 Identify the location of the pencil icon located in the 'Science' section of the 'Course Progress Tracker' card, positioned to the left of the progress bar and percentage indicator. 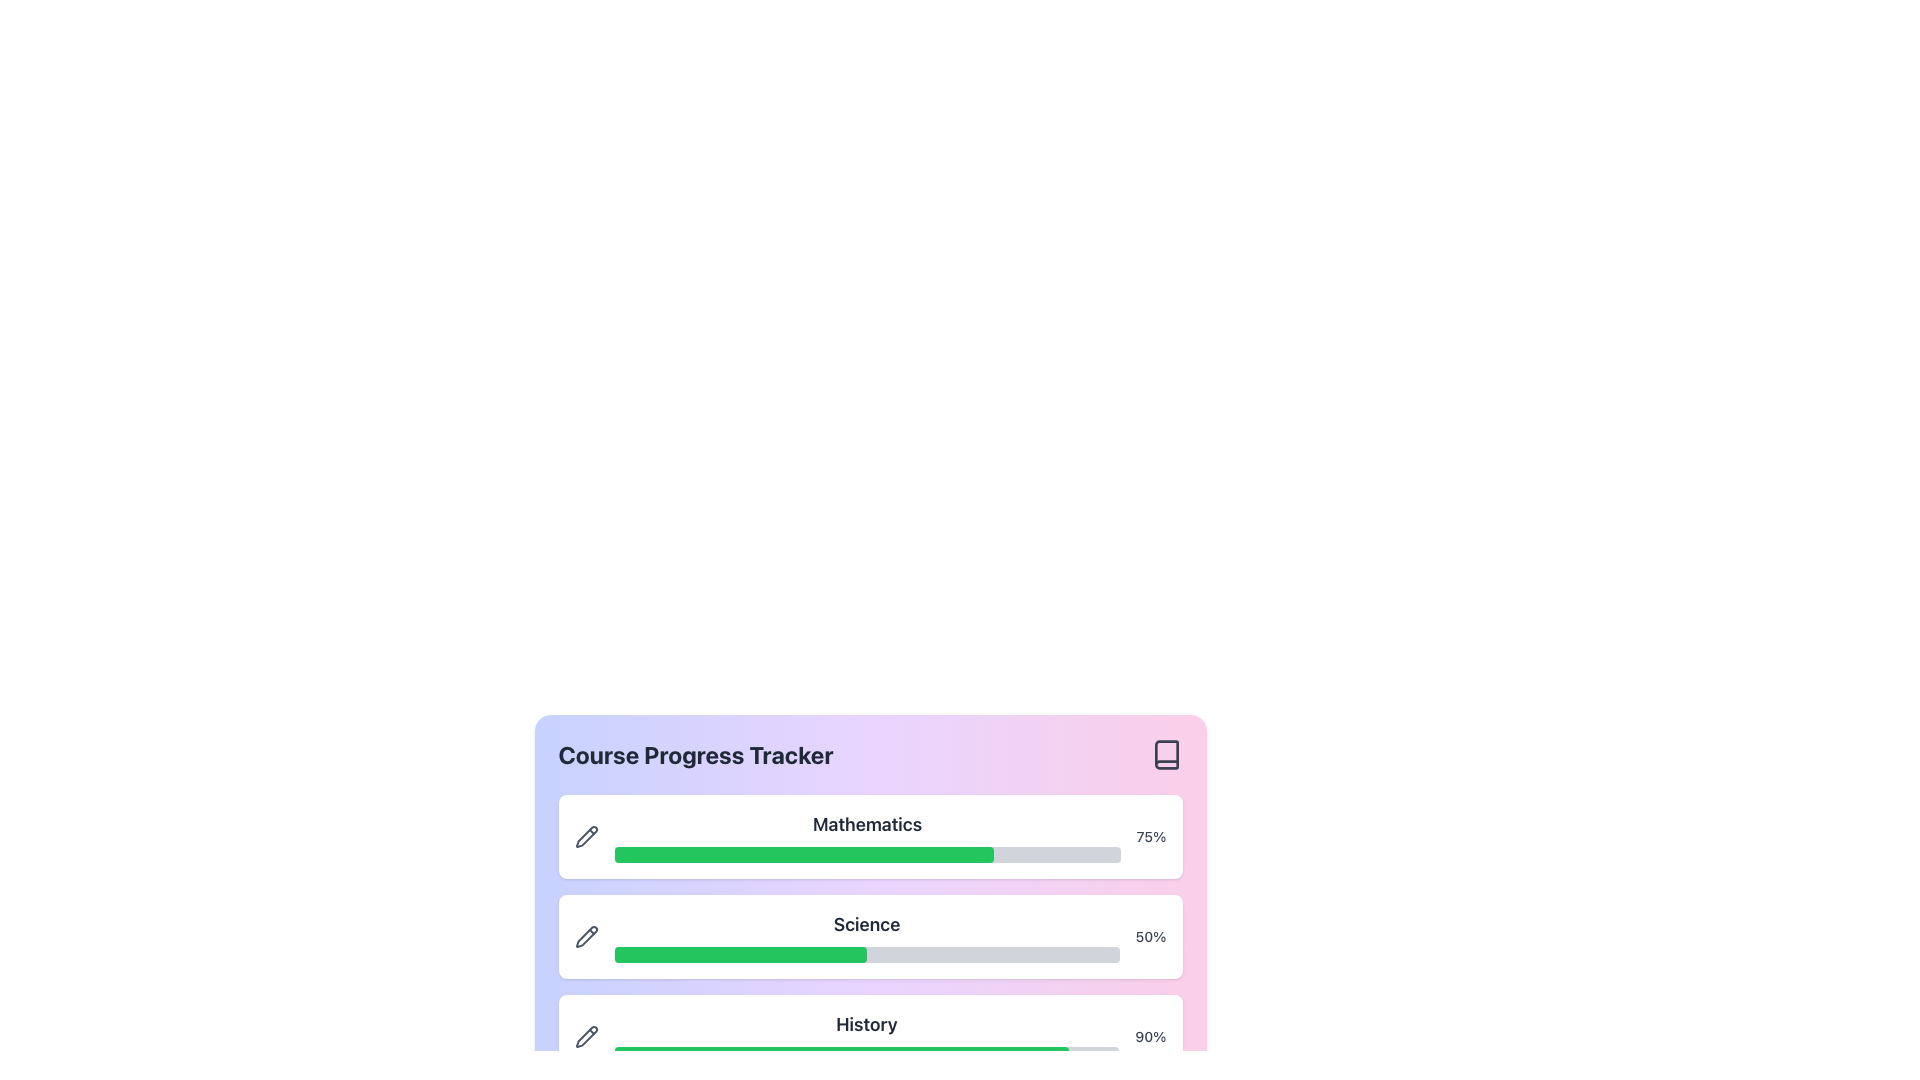
(585, 937).